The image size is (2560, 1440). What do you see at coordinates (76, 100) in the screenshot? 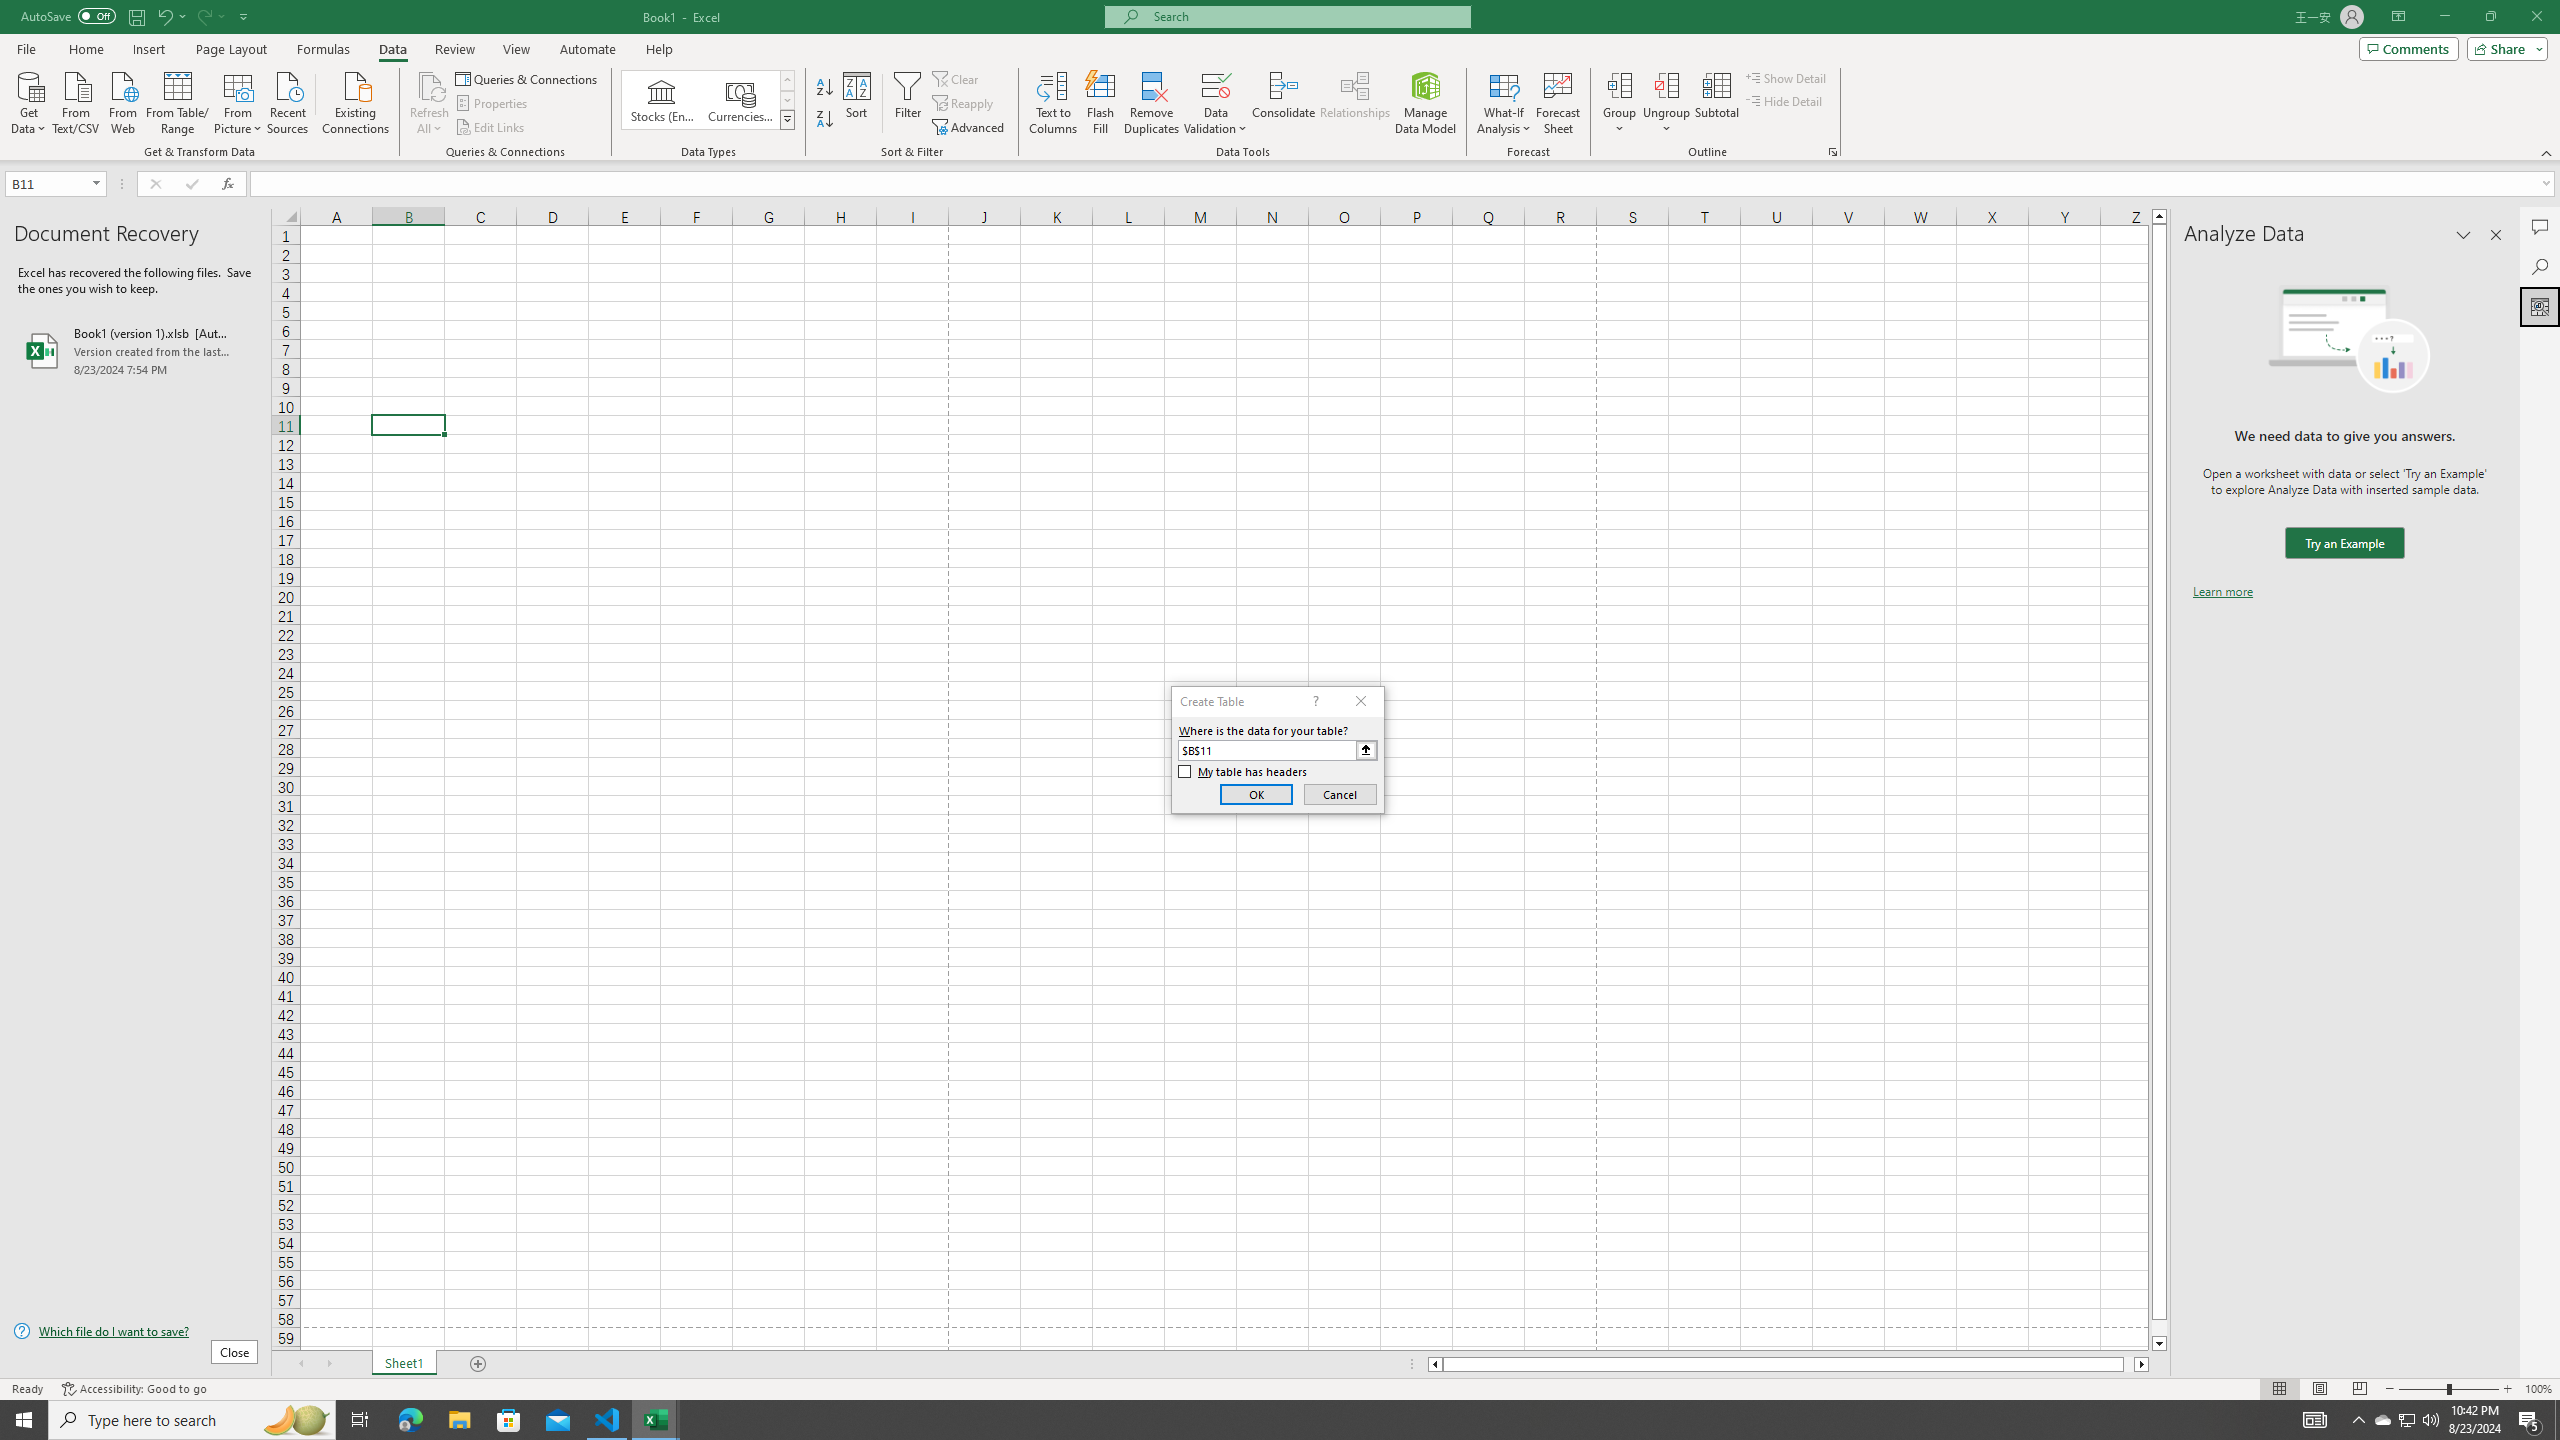
I see `'From Text/CSV'` at bounding box center [76, 100].